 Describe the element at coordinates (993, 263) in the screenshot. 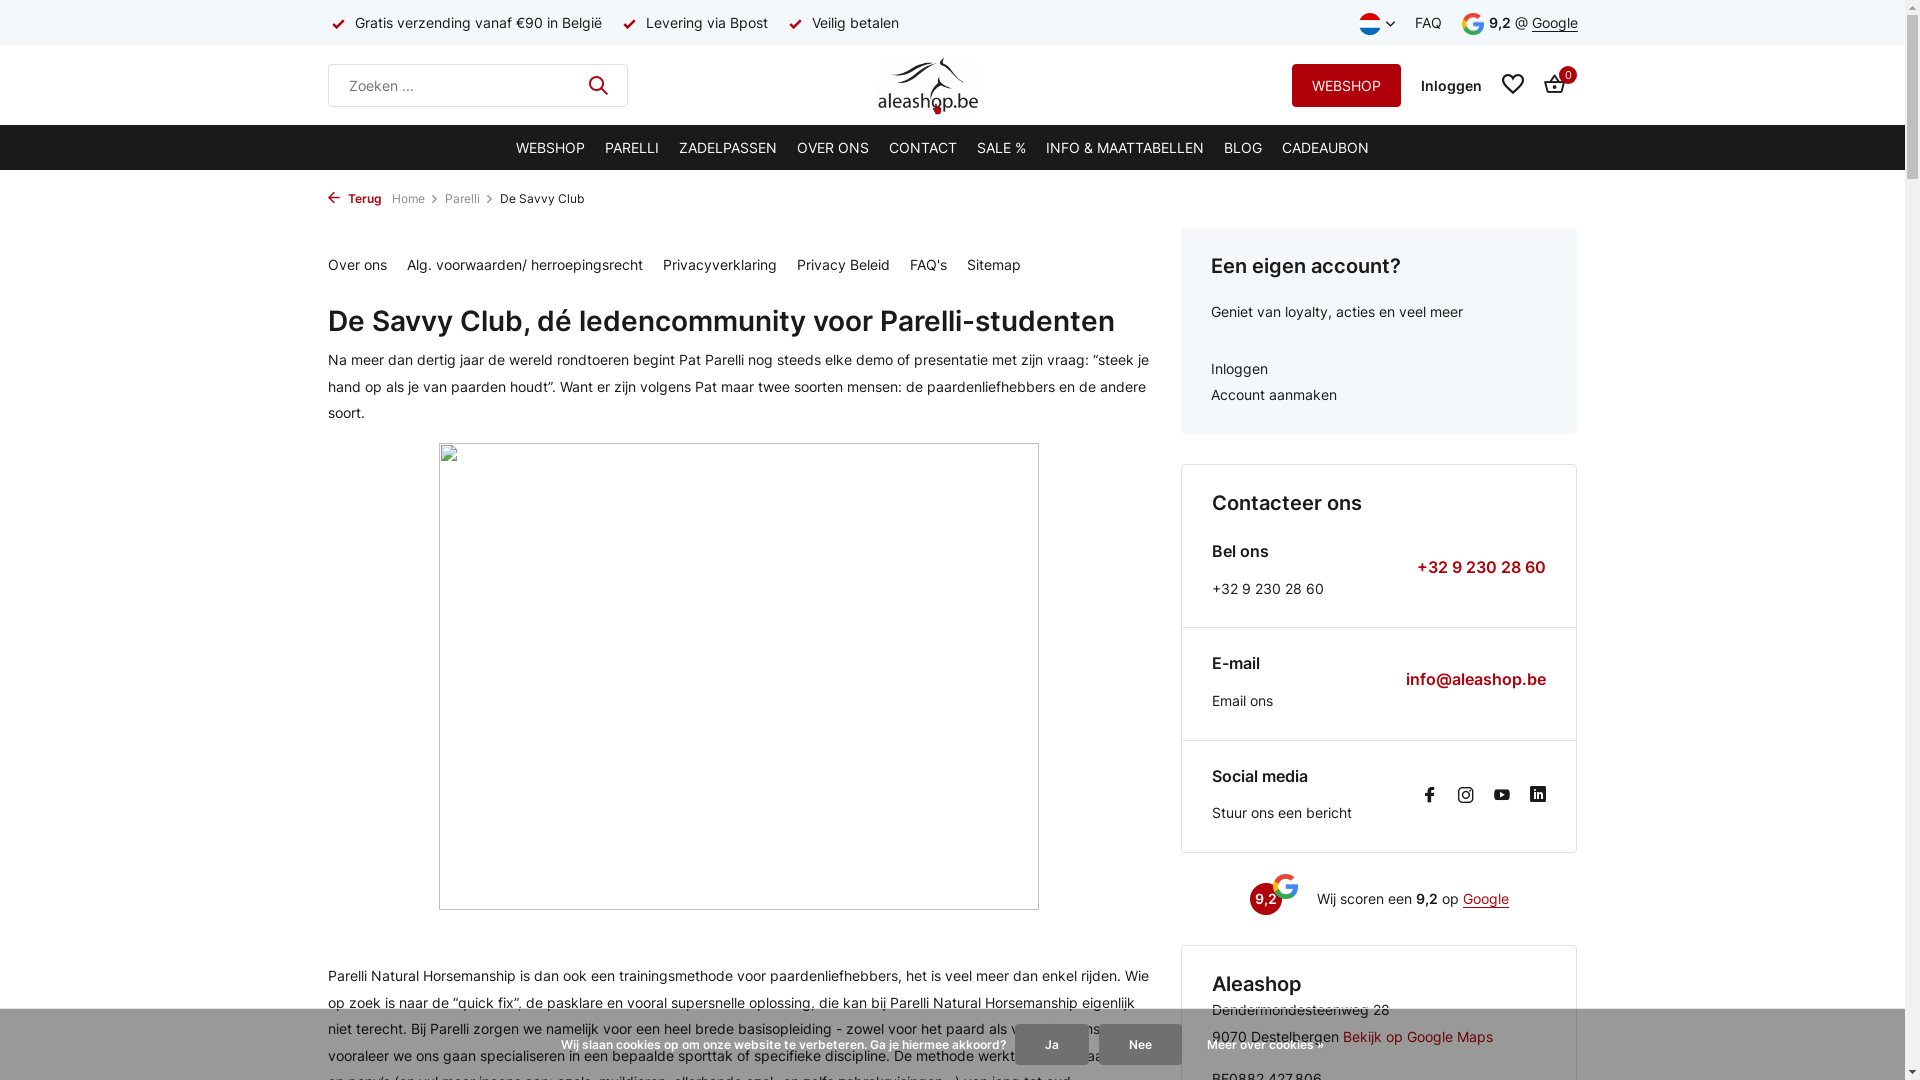

I see `'Sitemap'` at that location.